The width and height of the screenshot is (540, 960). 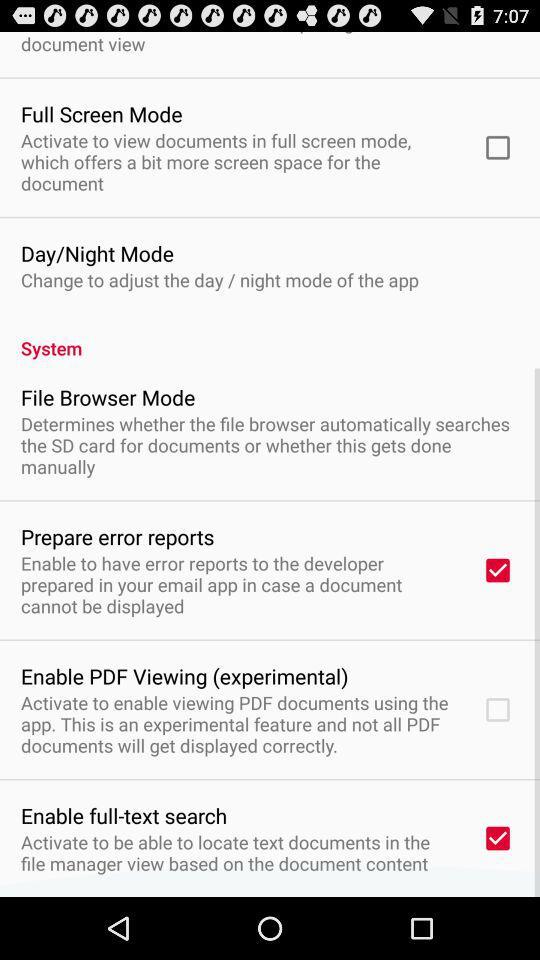 What do you see at coordinates (218, 278) in the screenshot?
I see `change to adjust item` at bounding box center [218, 278].